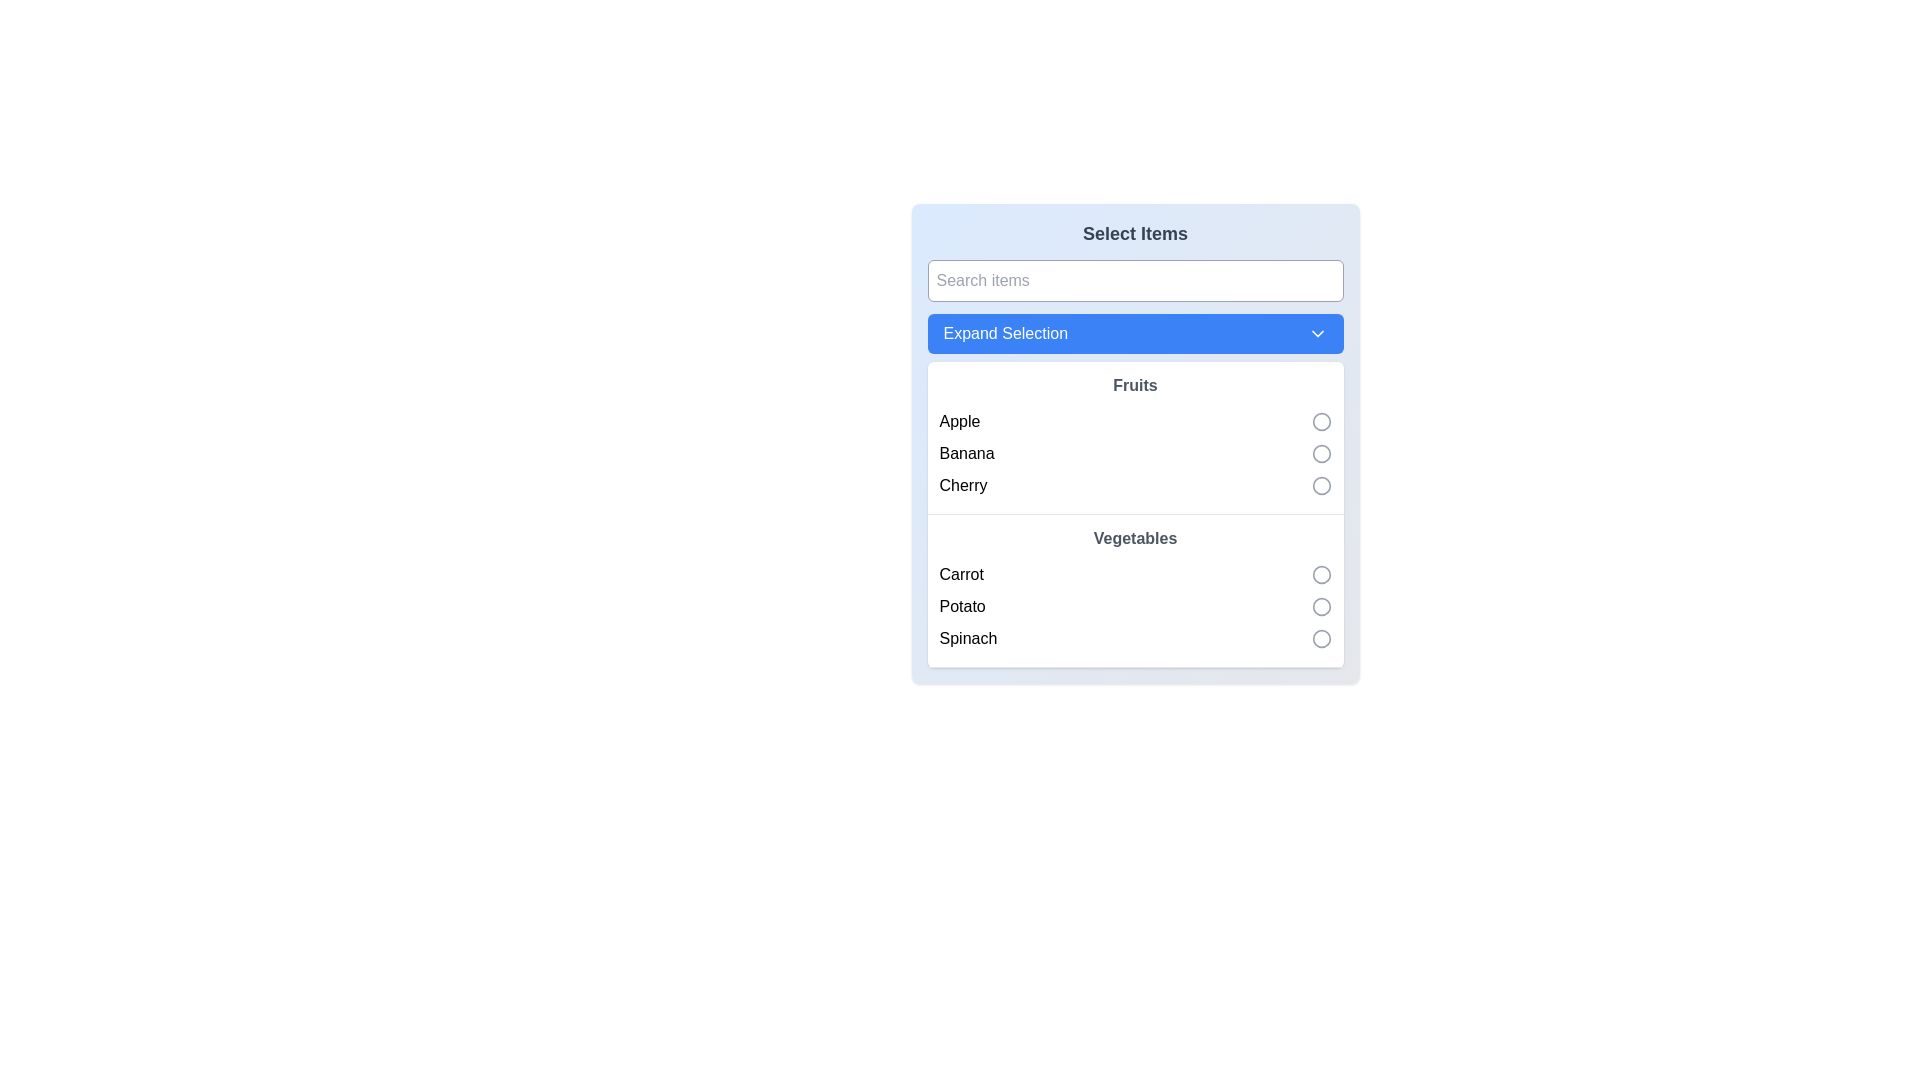 The height and width of the screenshot is (1080, 1920). I want to click on the circular radio button with a thin gray border located to the far right of the 'Apple' row in the 'Fruits' section, so click(1321, 420).